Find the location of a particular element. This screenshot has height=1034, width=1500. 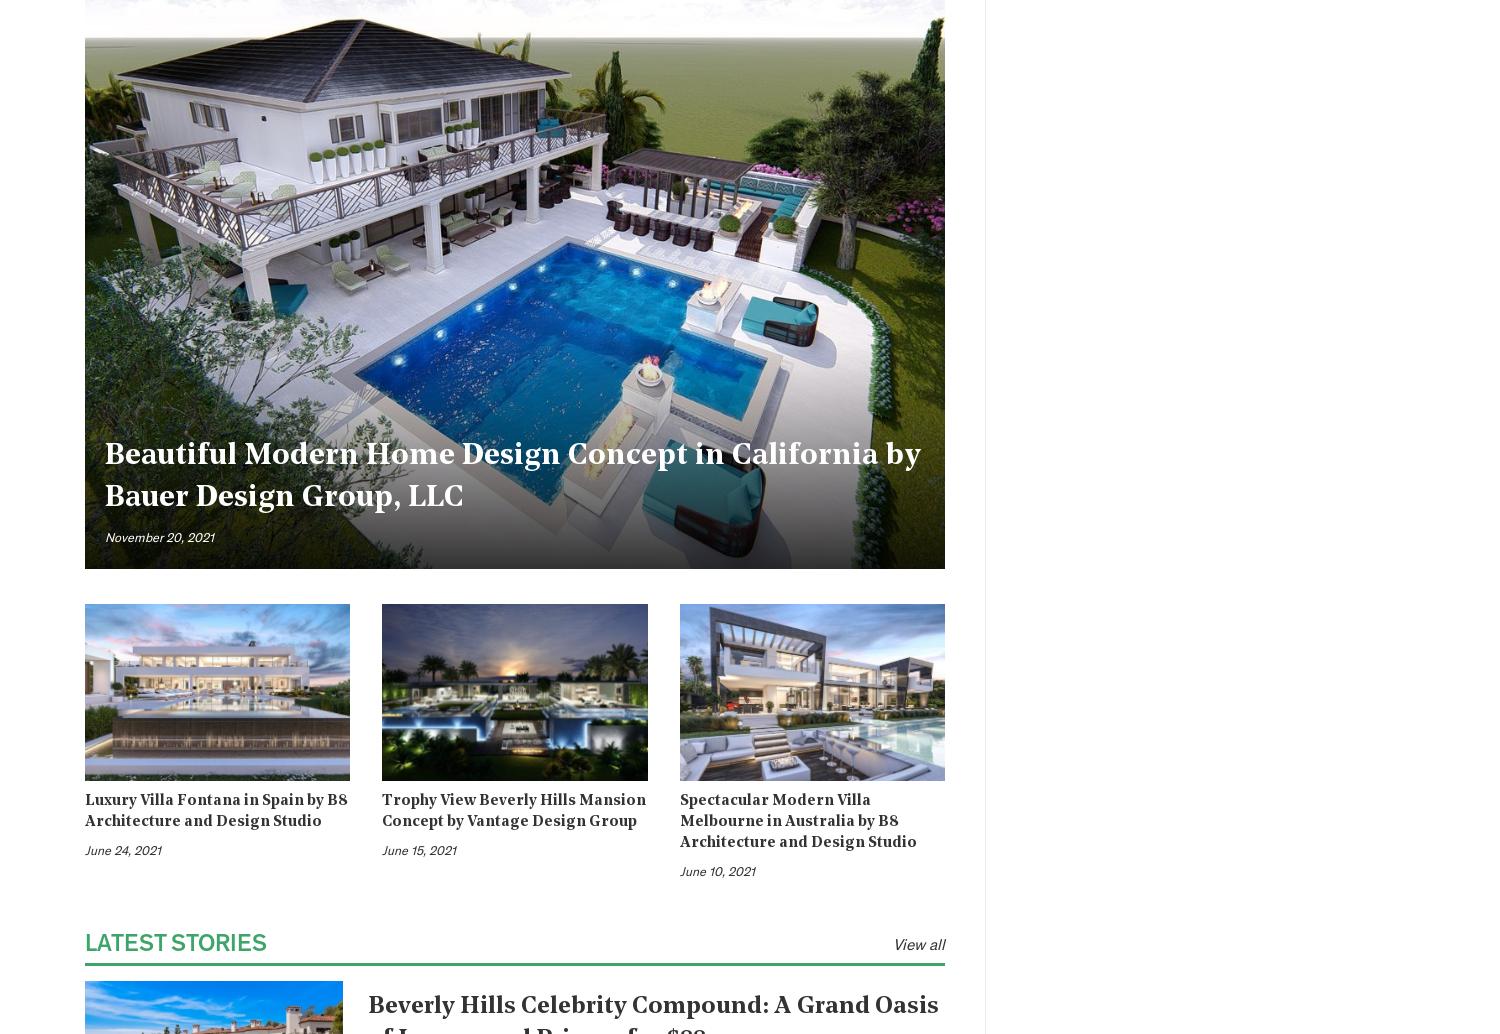

'Latest Stories' is located at coordinates (175, 943).